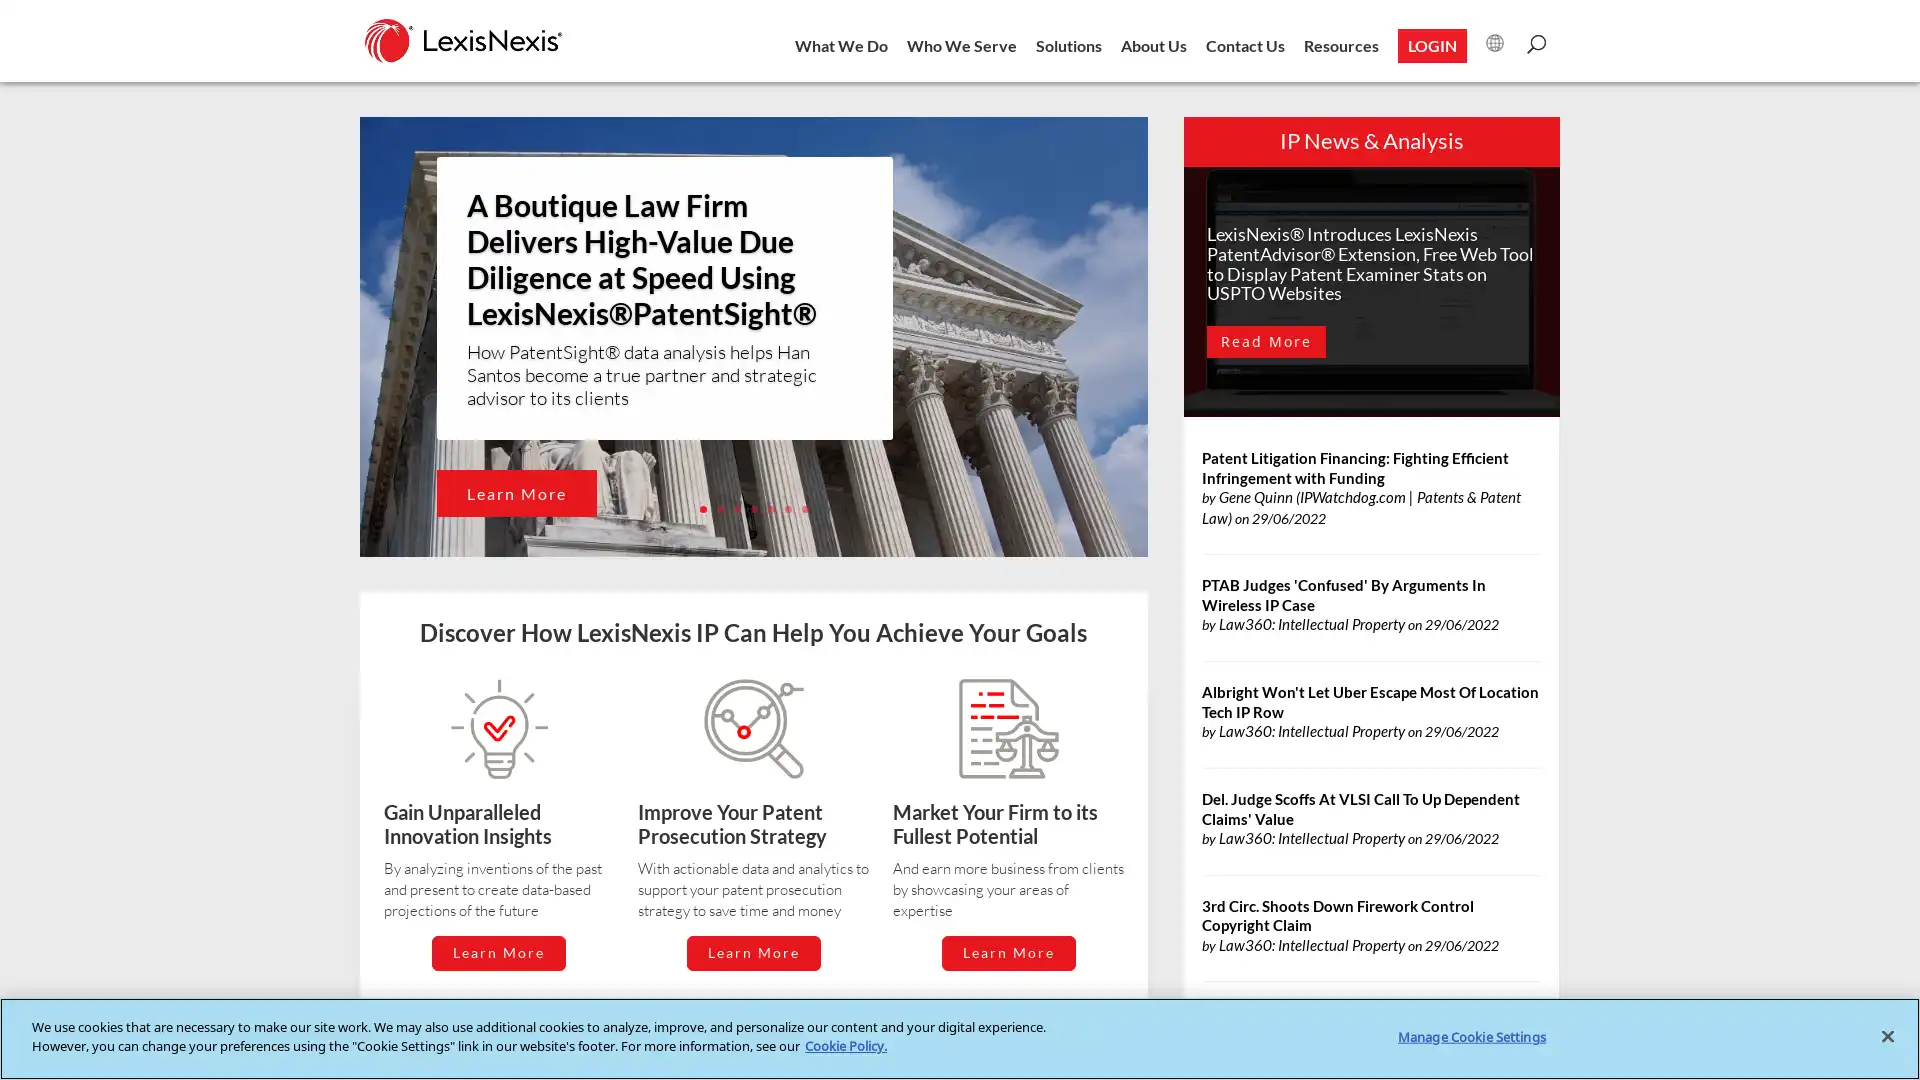 This screenshot has width=1920, height=1080. Describe the element at coordinates (1470, 1036) in the screenshot. I see `Manage Cookie Settings` at that location.